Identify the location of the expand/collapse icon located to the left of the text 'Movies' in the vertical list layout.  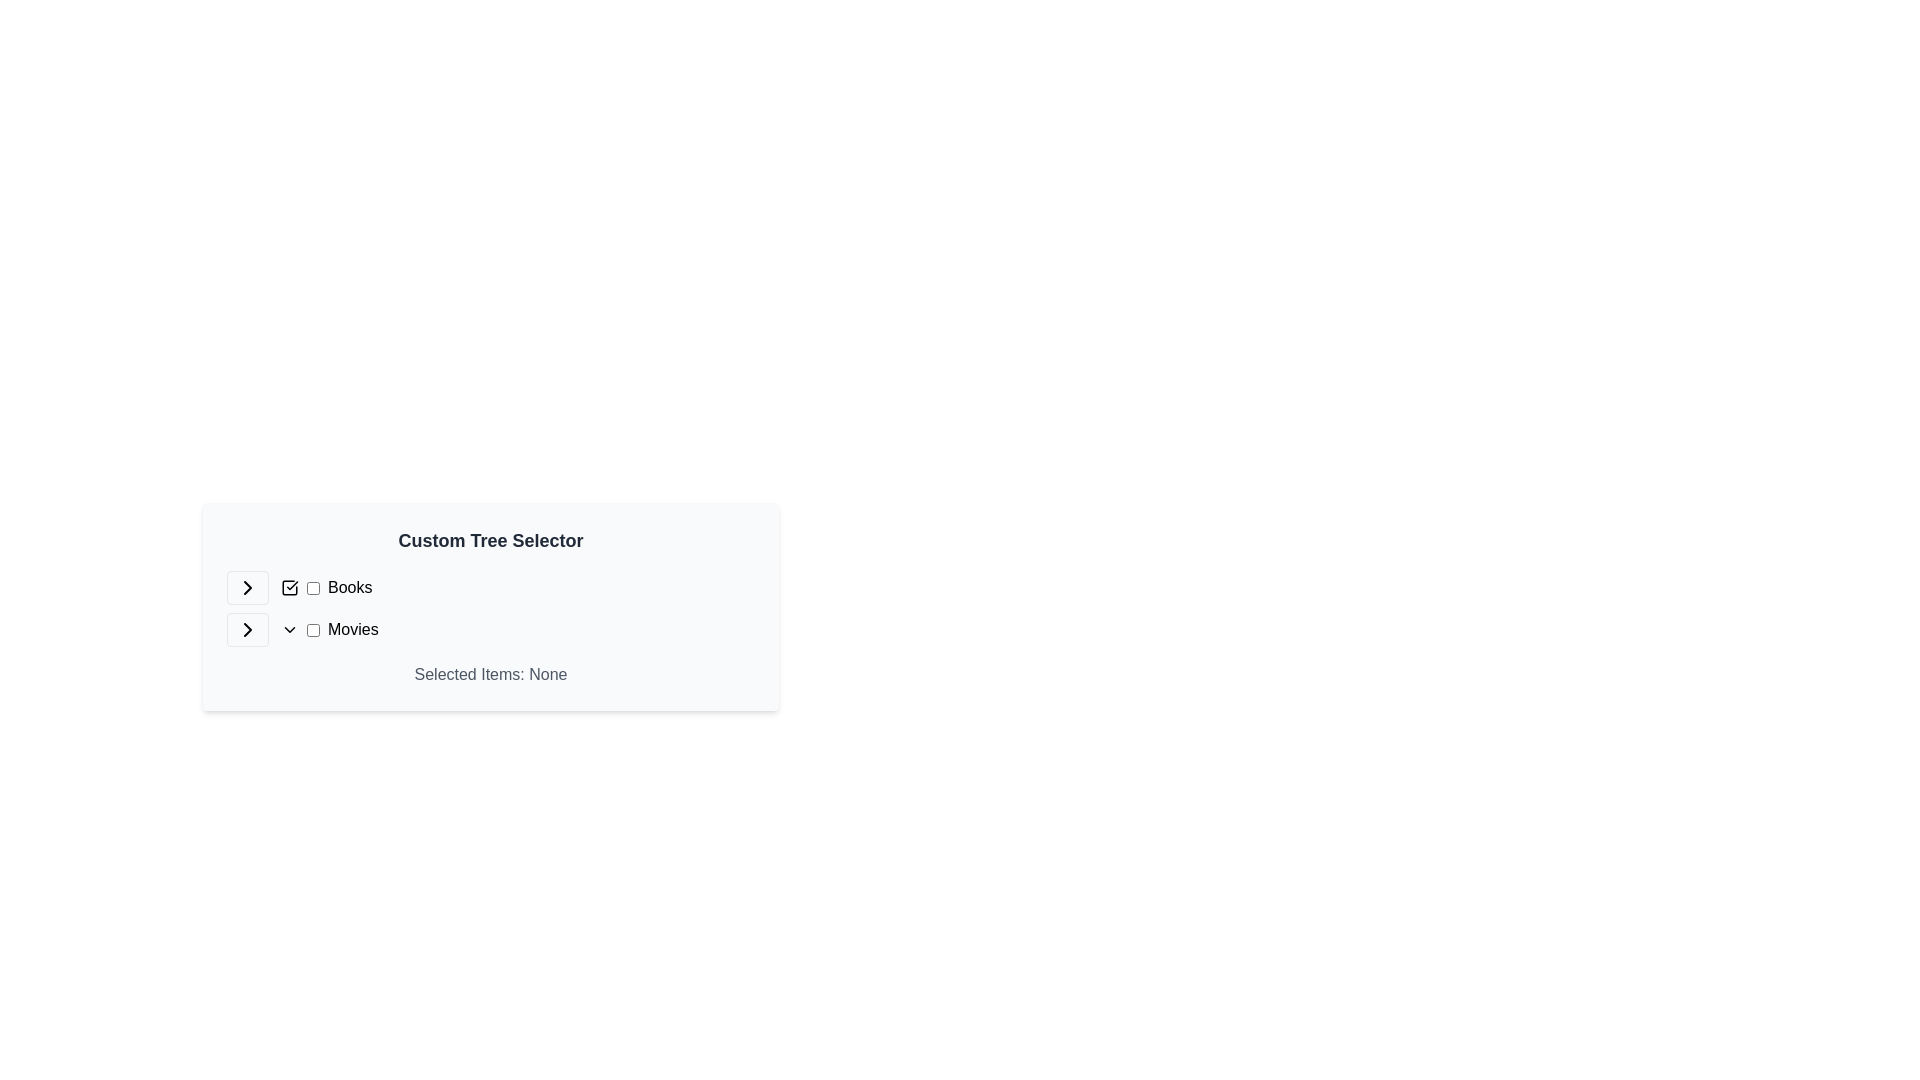
(247, 628).